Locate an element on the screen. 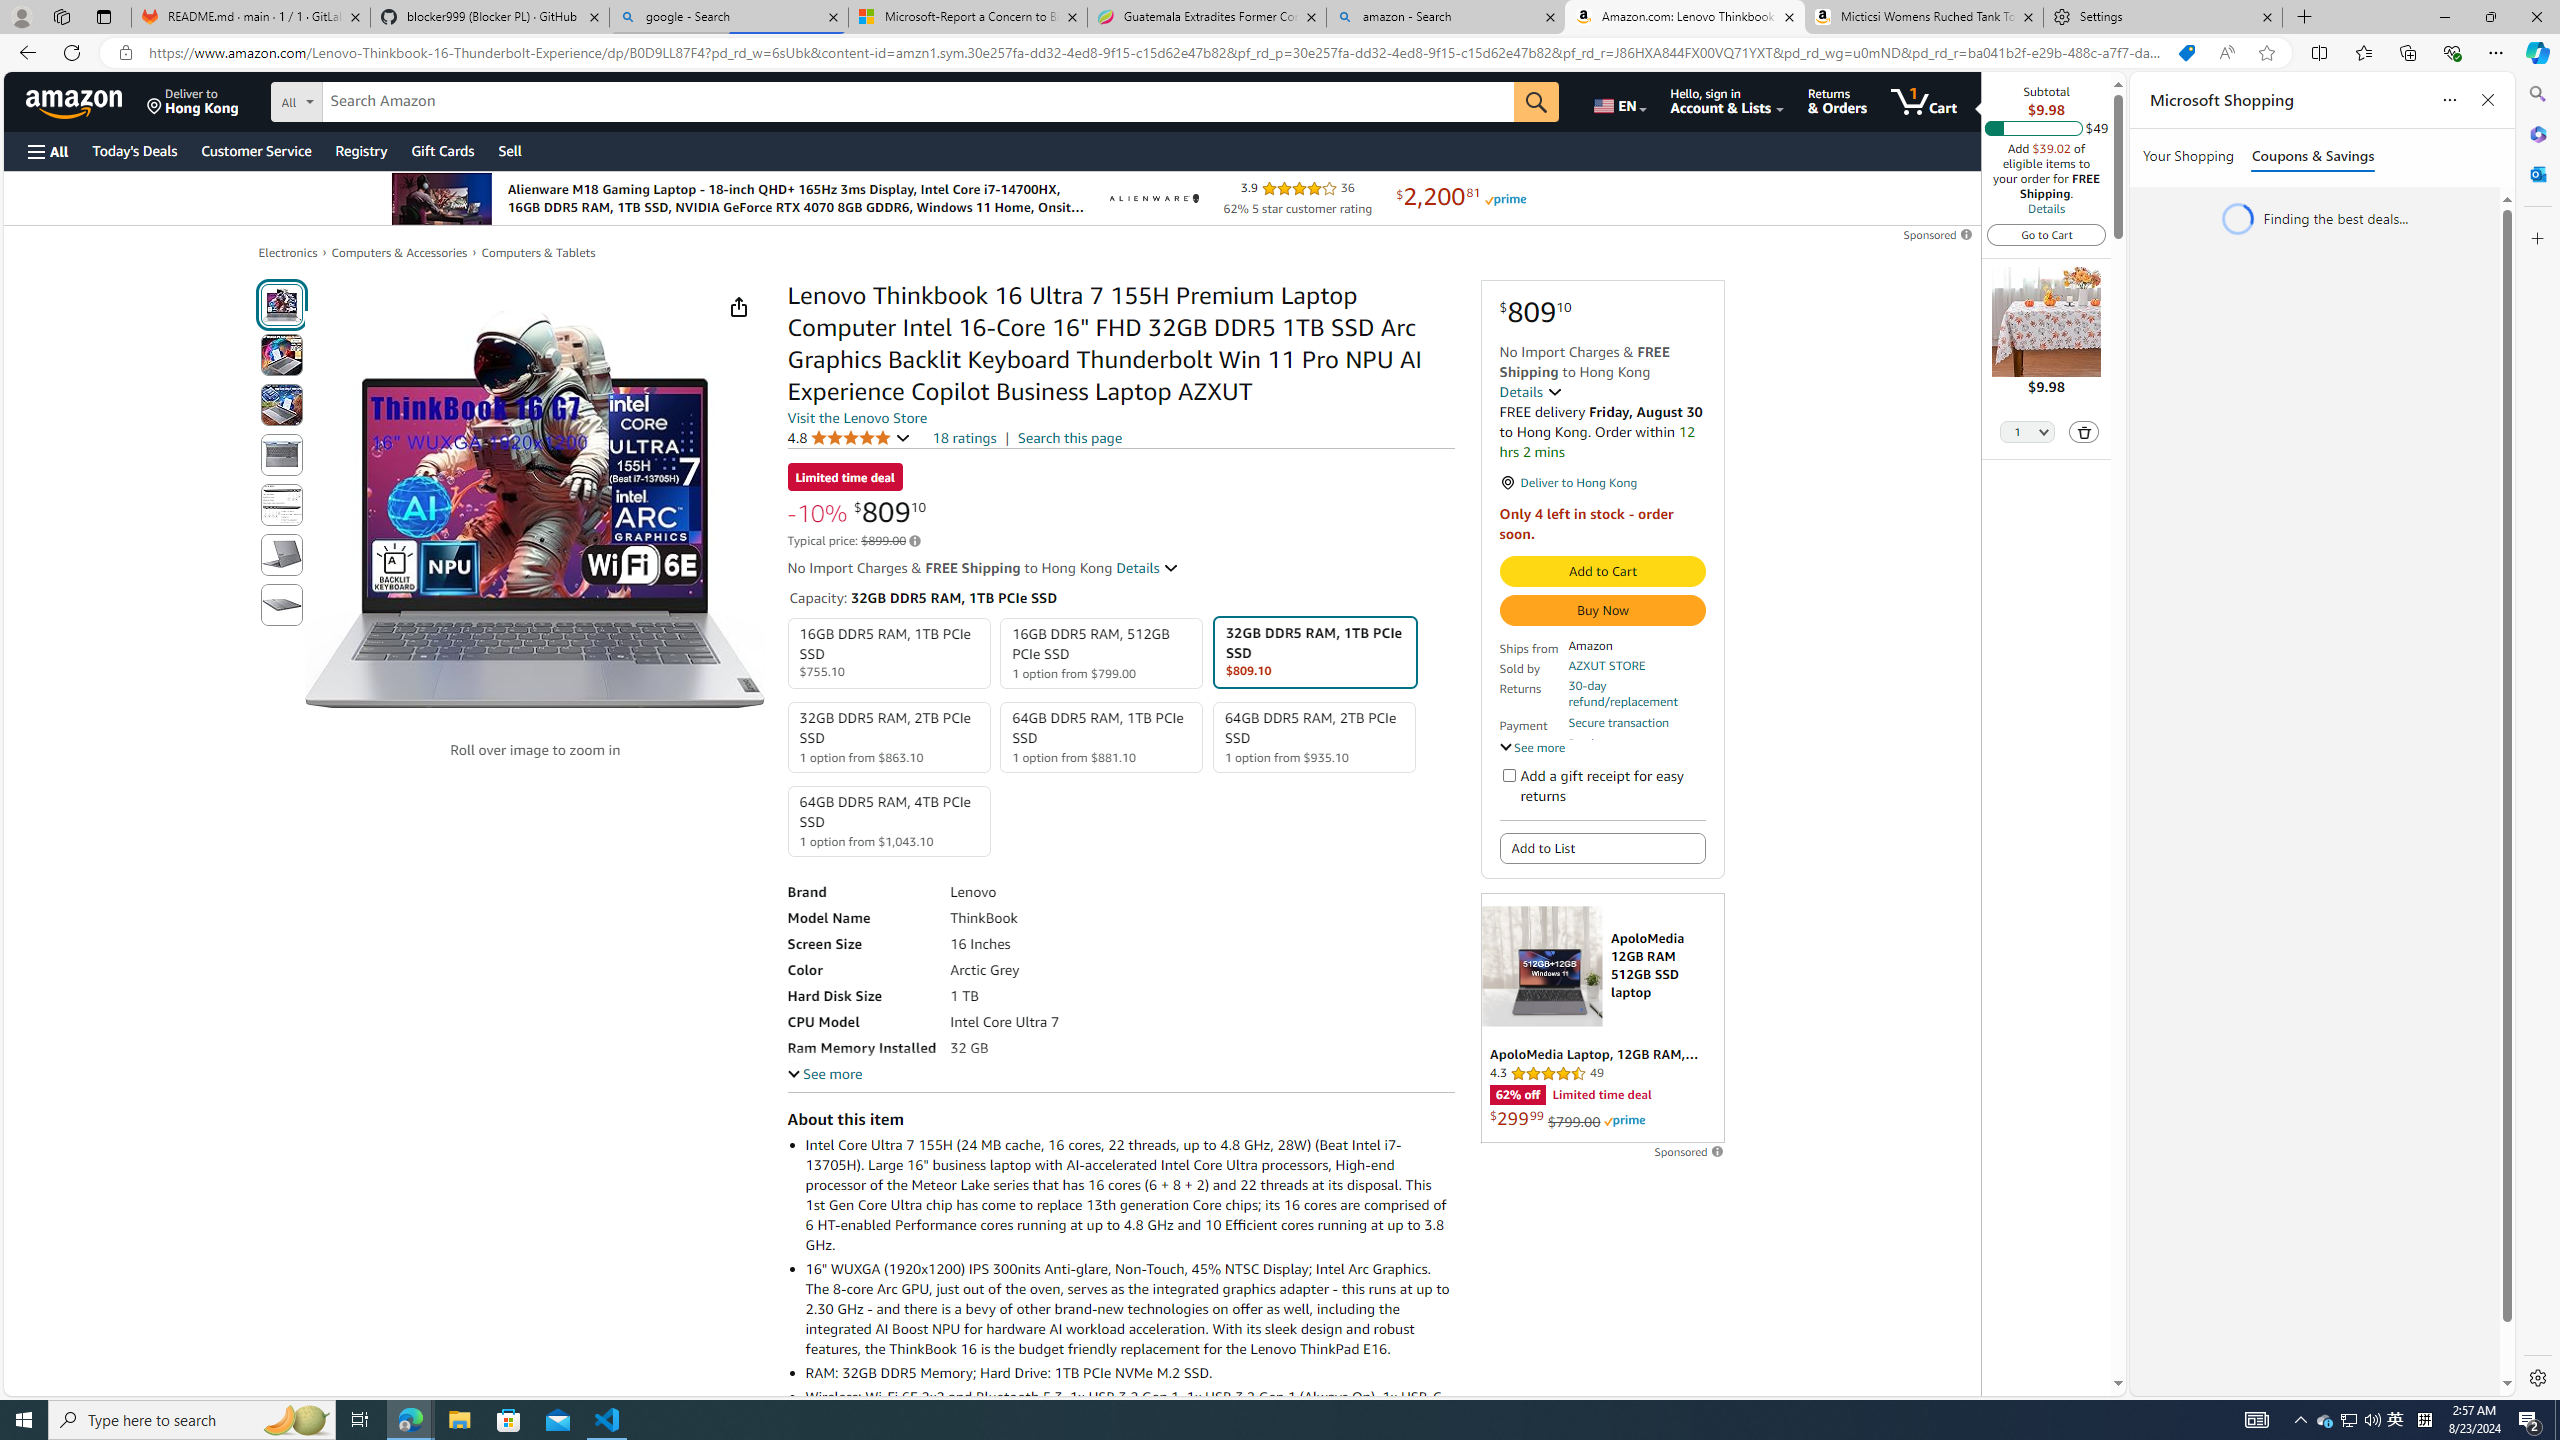 The height and width of the screenshot is (1440, 2560). 'Returns & Orders' is located at coordinates (1838, 100).